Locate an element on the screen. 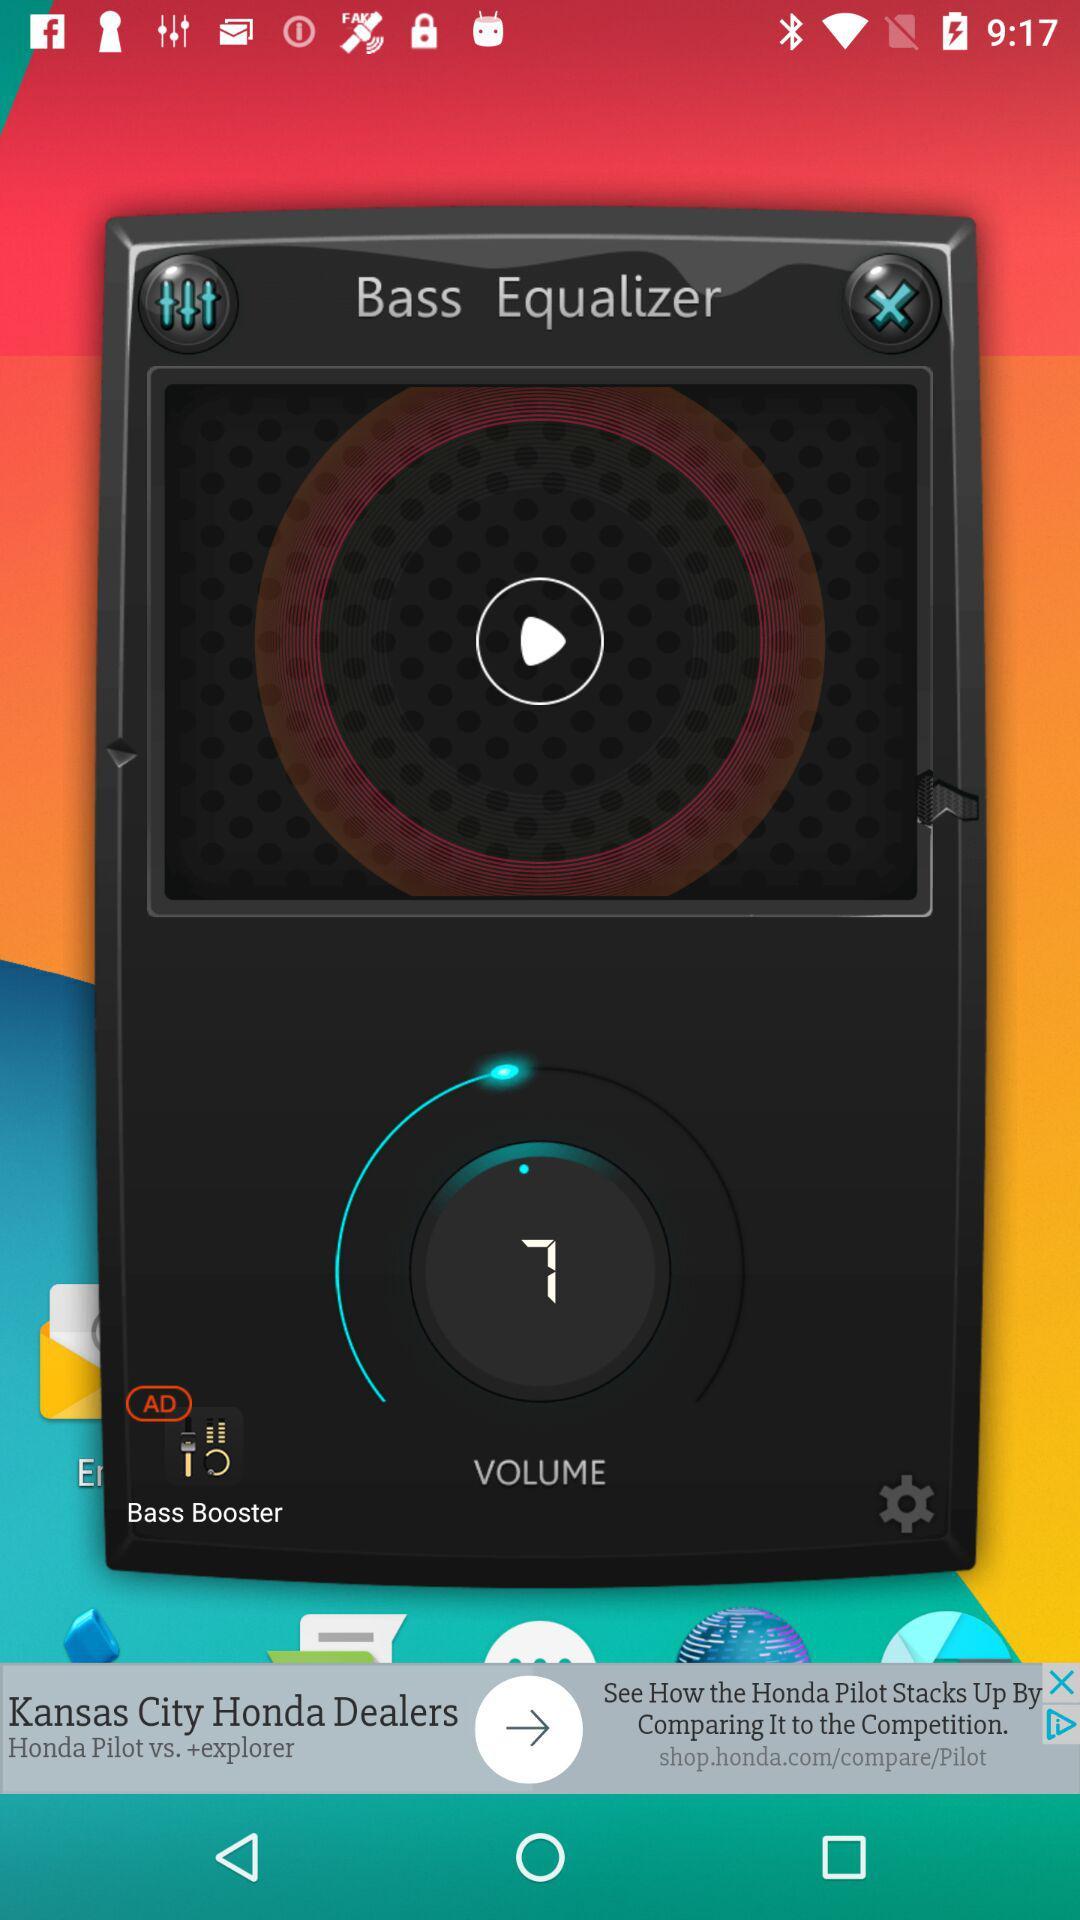  advertisement is located at coordinates (540, 1727).